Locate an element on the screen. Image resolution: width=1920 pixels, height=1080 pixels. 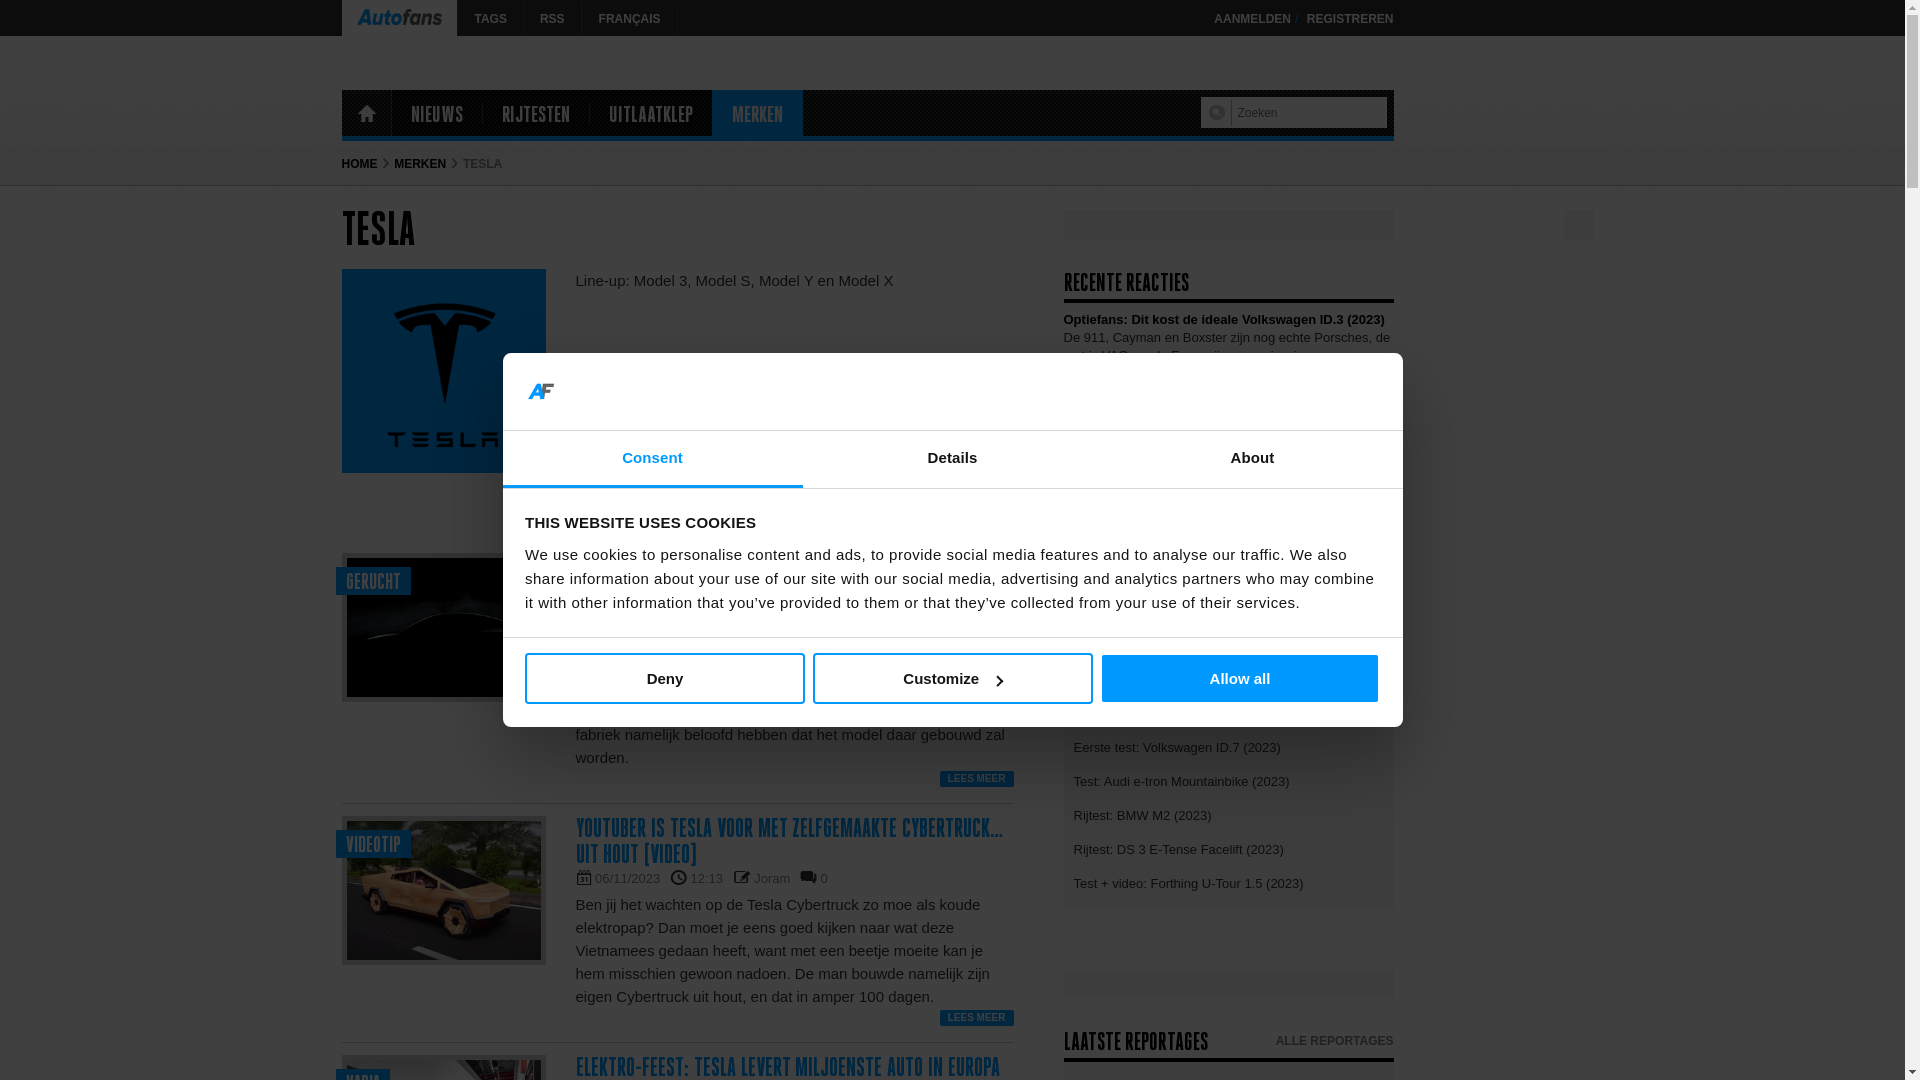
'AANMELDEN' is located at coordinates (1251, 19).